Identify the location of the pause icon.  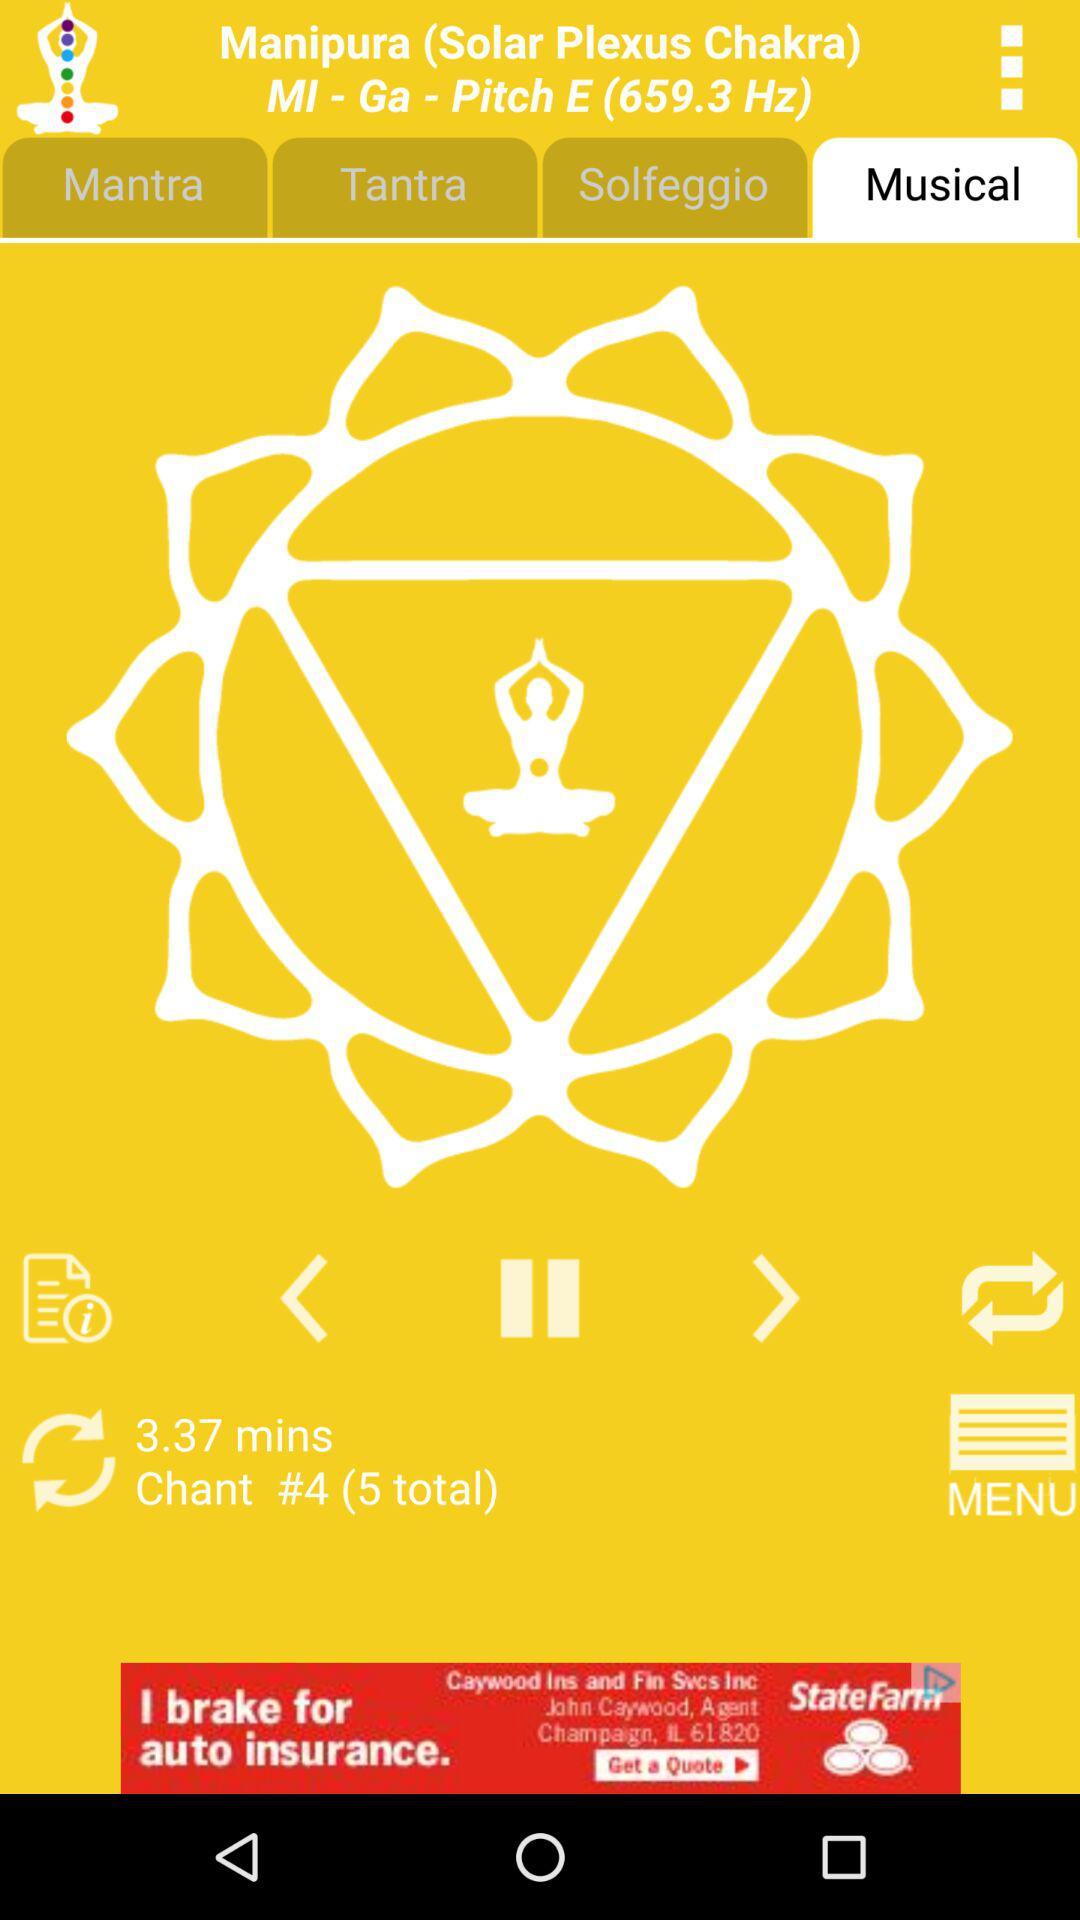
(540, 1388).